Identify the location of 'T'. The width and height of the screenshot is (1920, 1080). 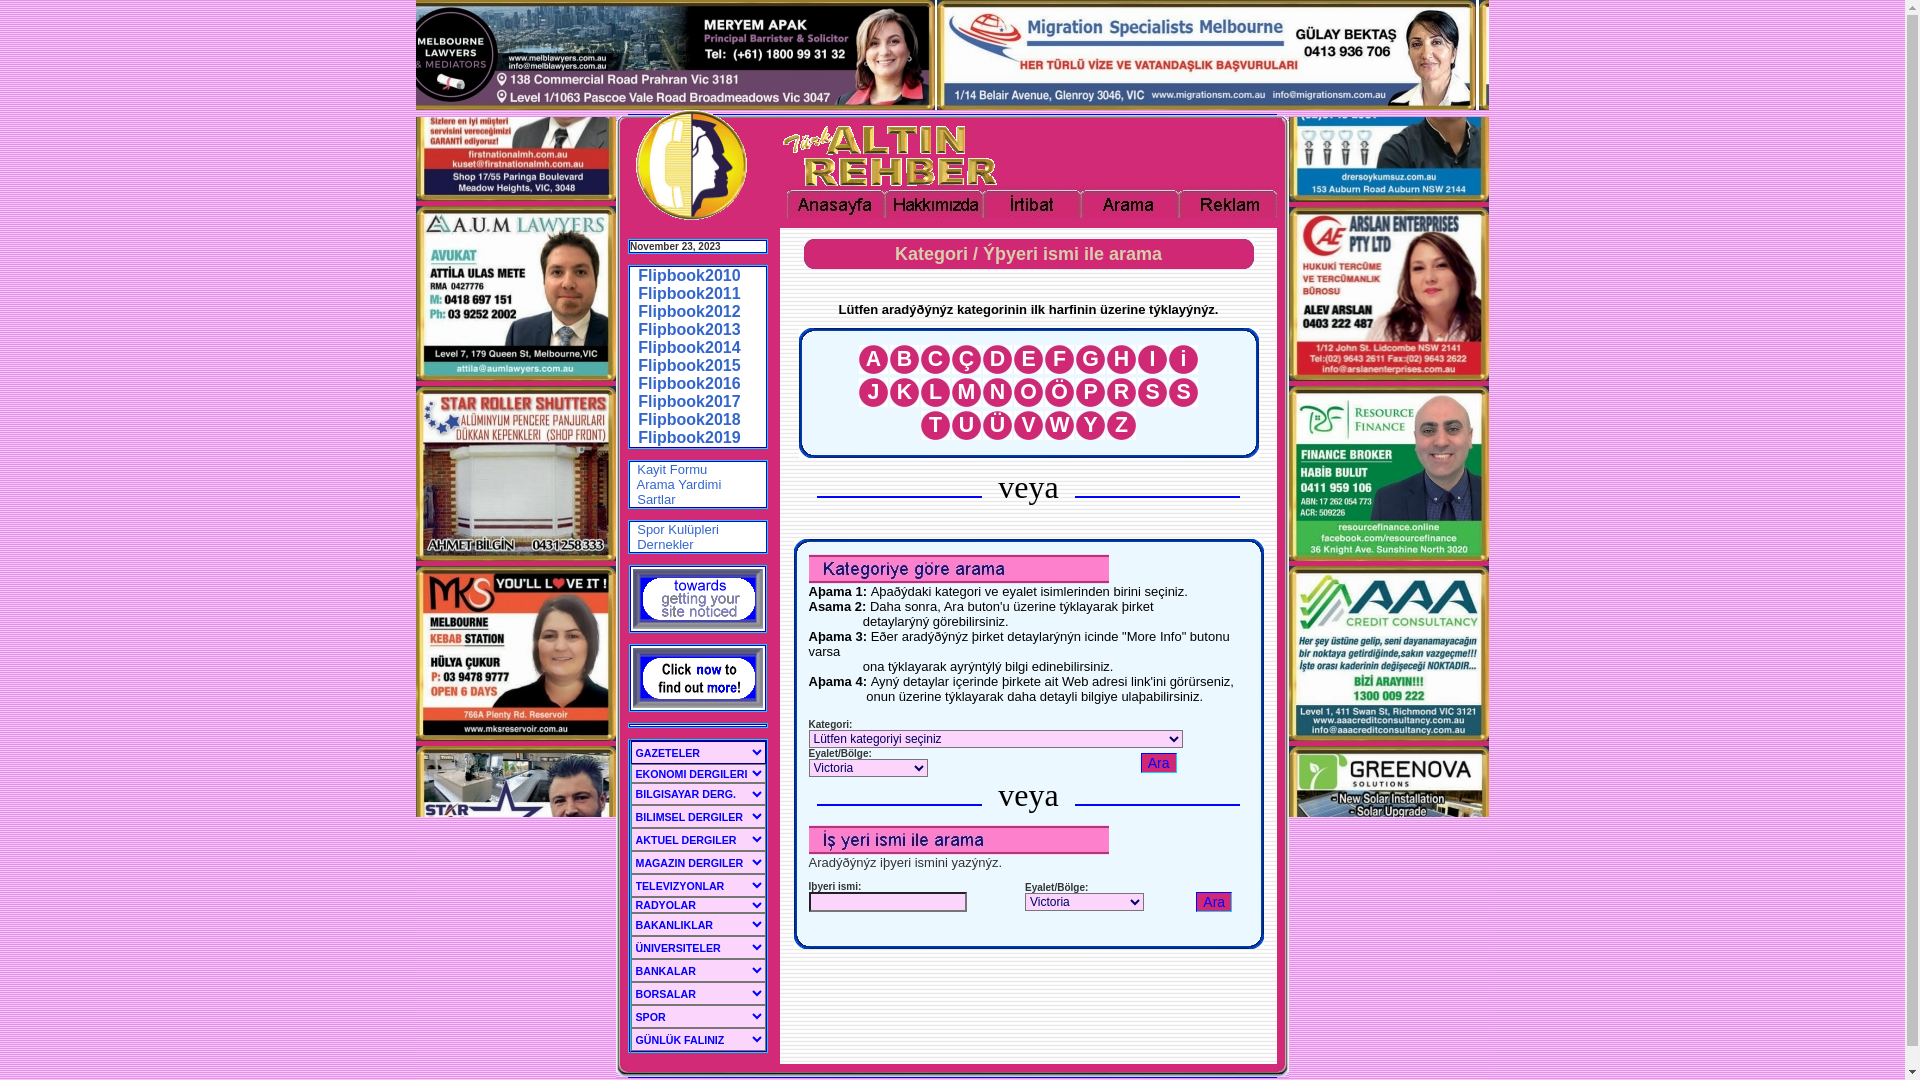
(928, 427).